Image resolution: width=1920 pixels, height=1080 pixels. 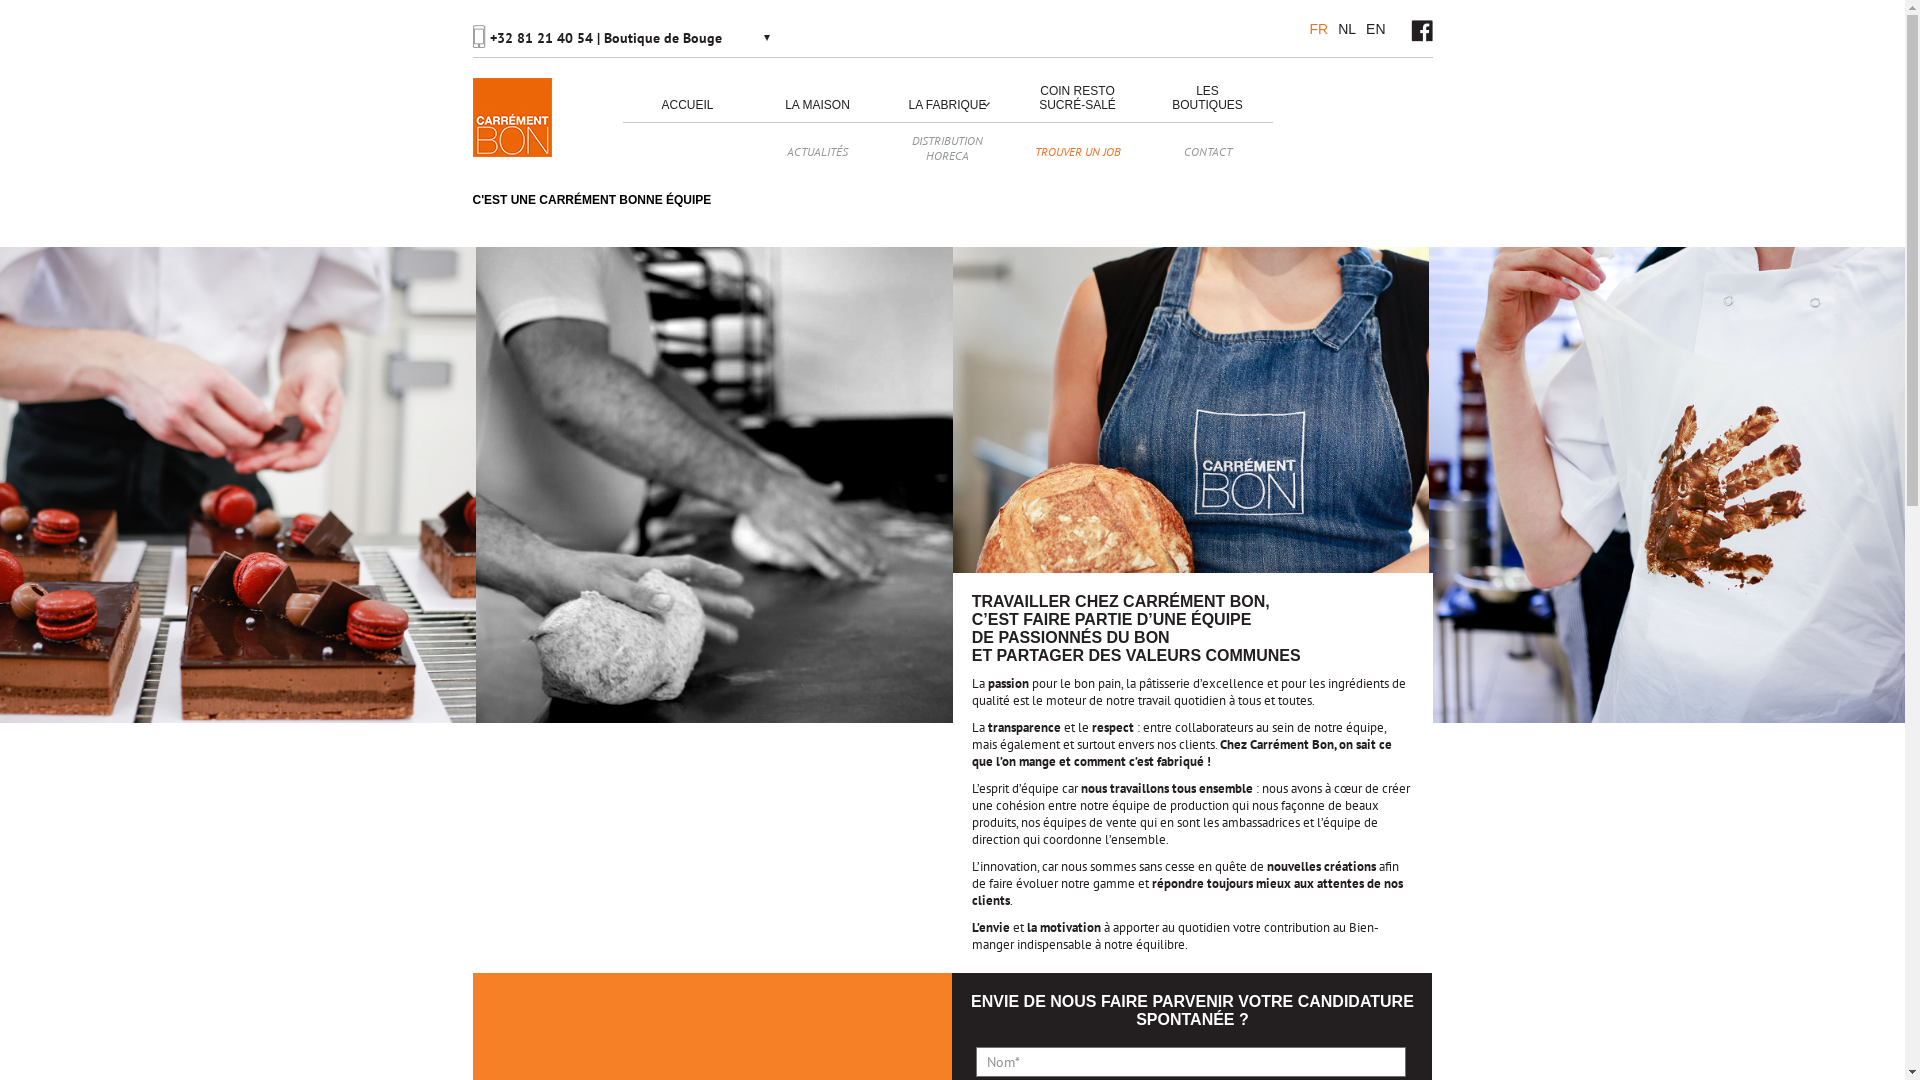 What do you see at coordinates (1347, 29) in the screenshot?
I see `'NL'` at bounding box center [1347, 29].